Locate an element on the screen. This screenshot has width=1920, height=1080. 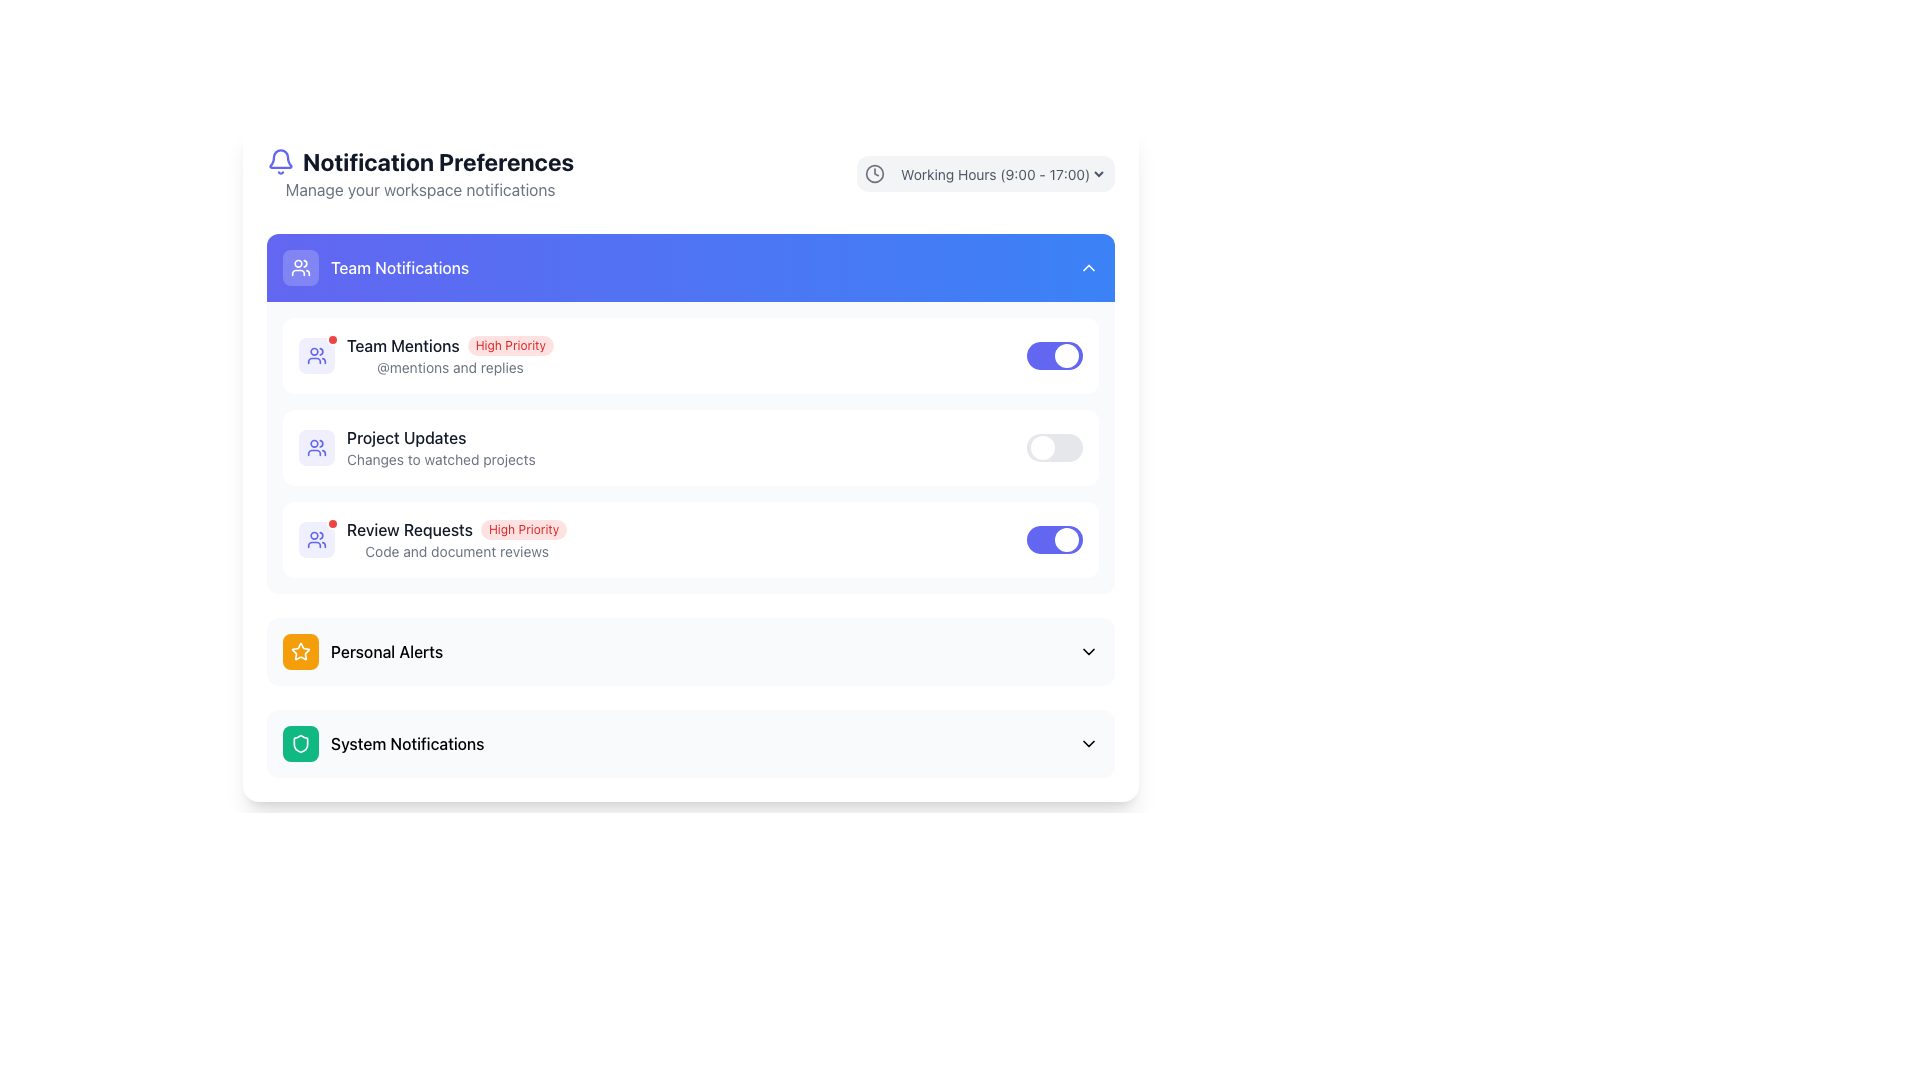
text label that says 'Changes to watched projects', which is styled in a smaller font size and gray color, located directly below the 'Project Updates' title in the 'Team Notifications' section is located at coordinates (440, 459).